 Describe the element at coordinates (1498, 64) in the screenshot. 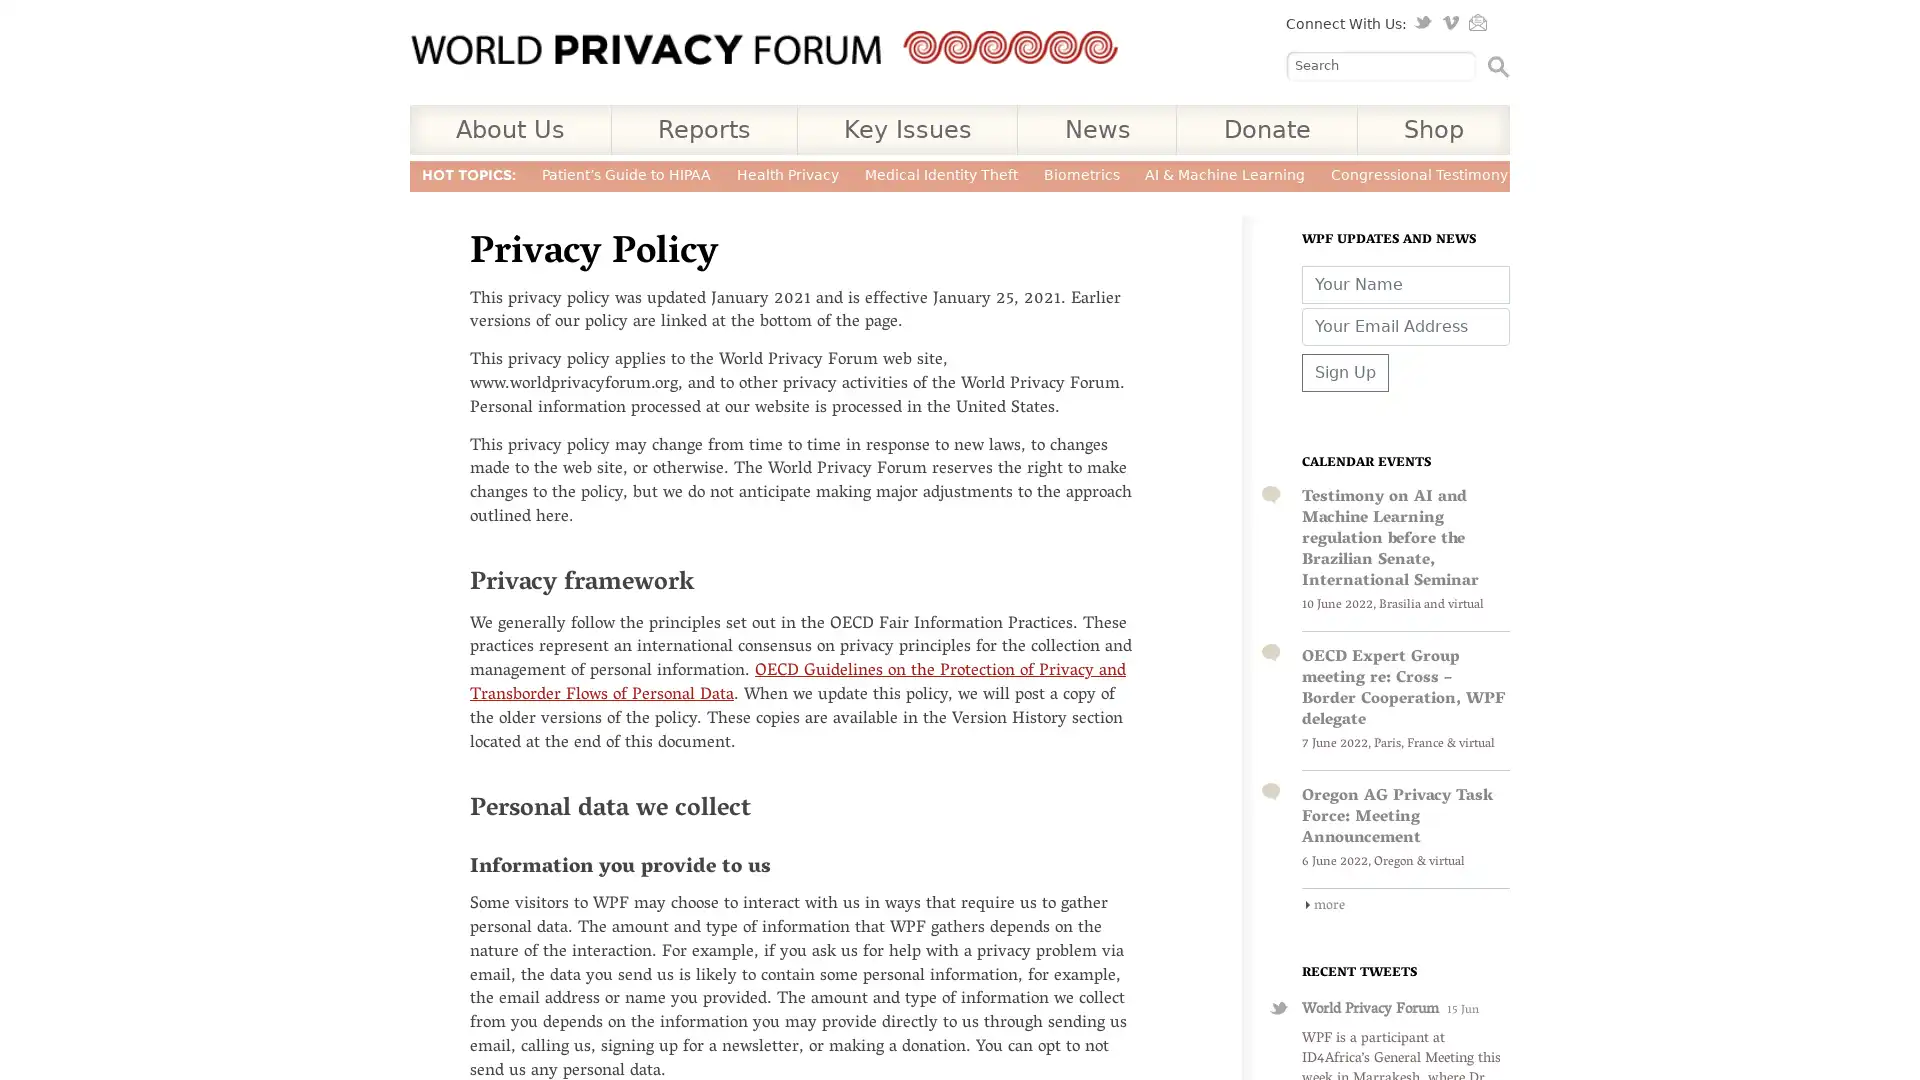

I see `Search` at that location.